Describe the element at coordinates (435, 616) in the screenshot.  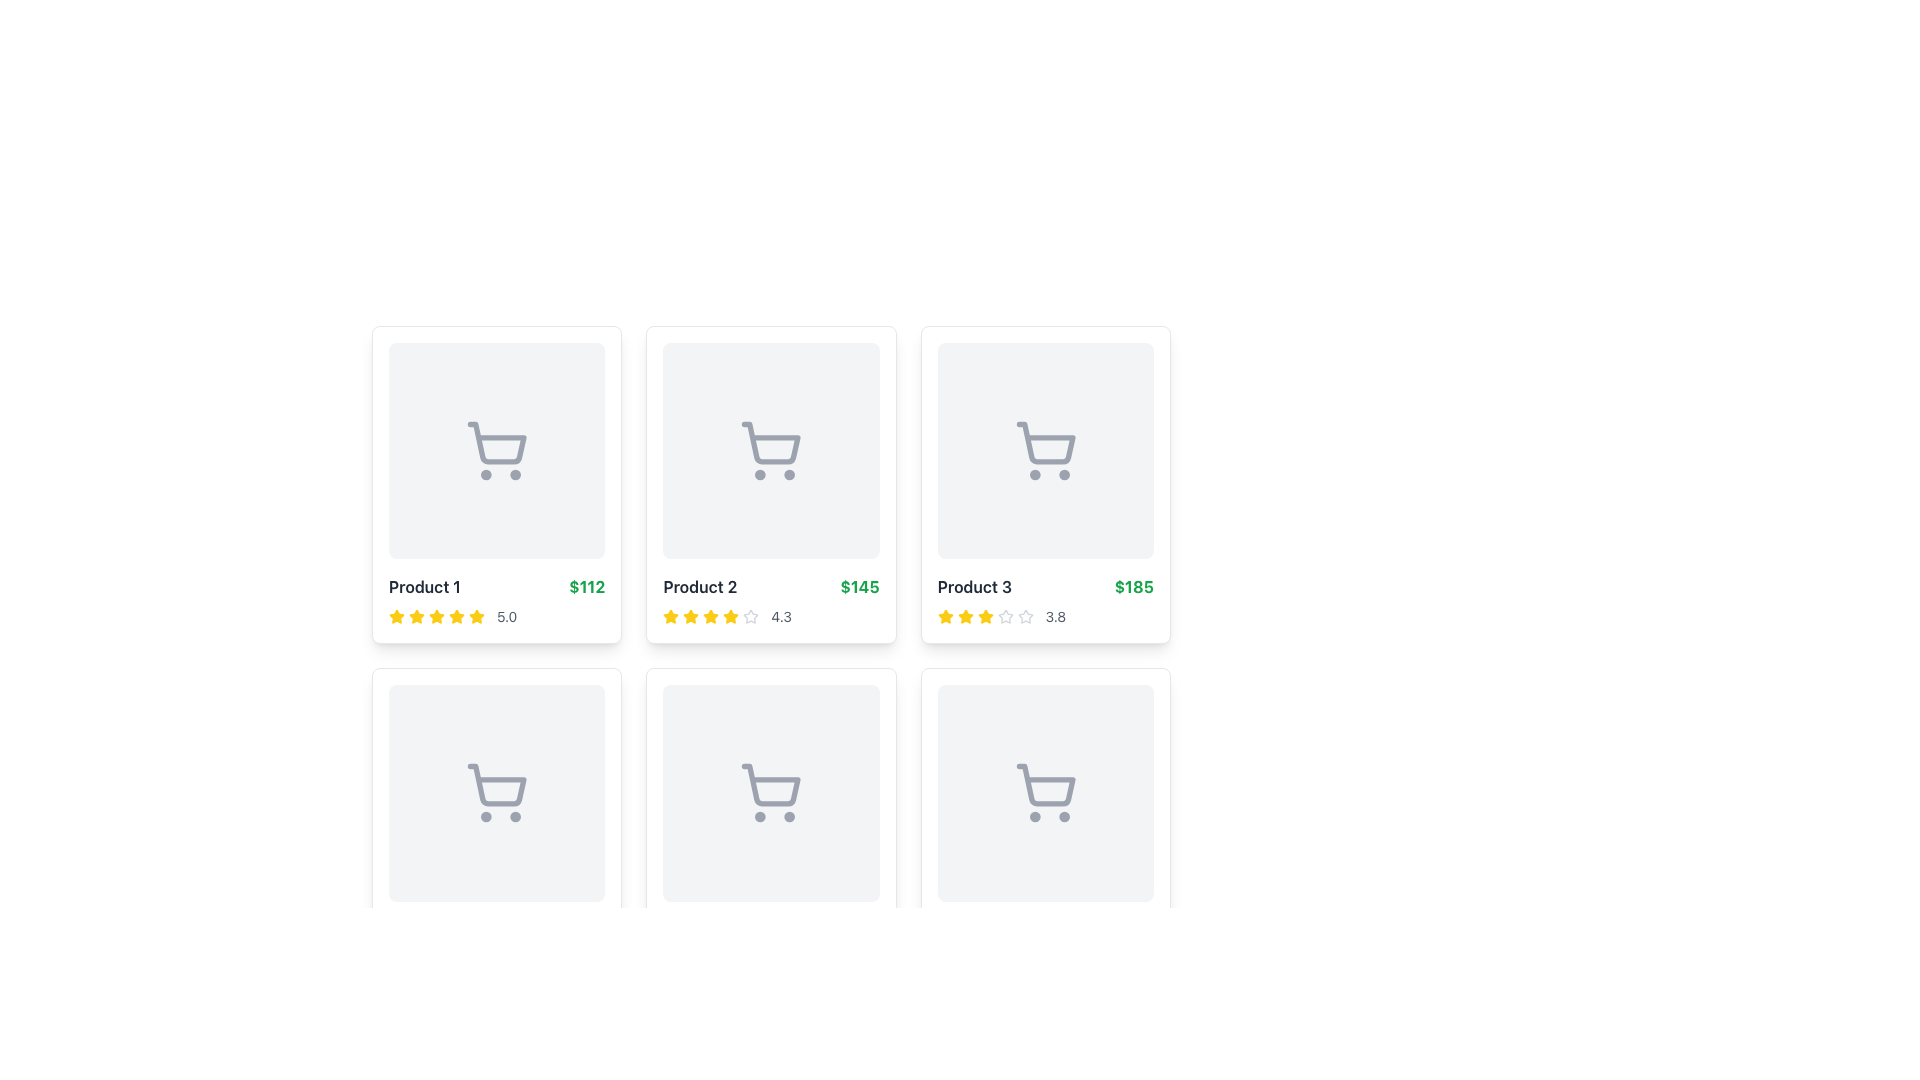
I see `the fifth star icon in the rating section of 'Product 1', which visually represents the fifth unit of a rating score` at that location.